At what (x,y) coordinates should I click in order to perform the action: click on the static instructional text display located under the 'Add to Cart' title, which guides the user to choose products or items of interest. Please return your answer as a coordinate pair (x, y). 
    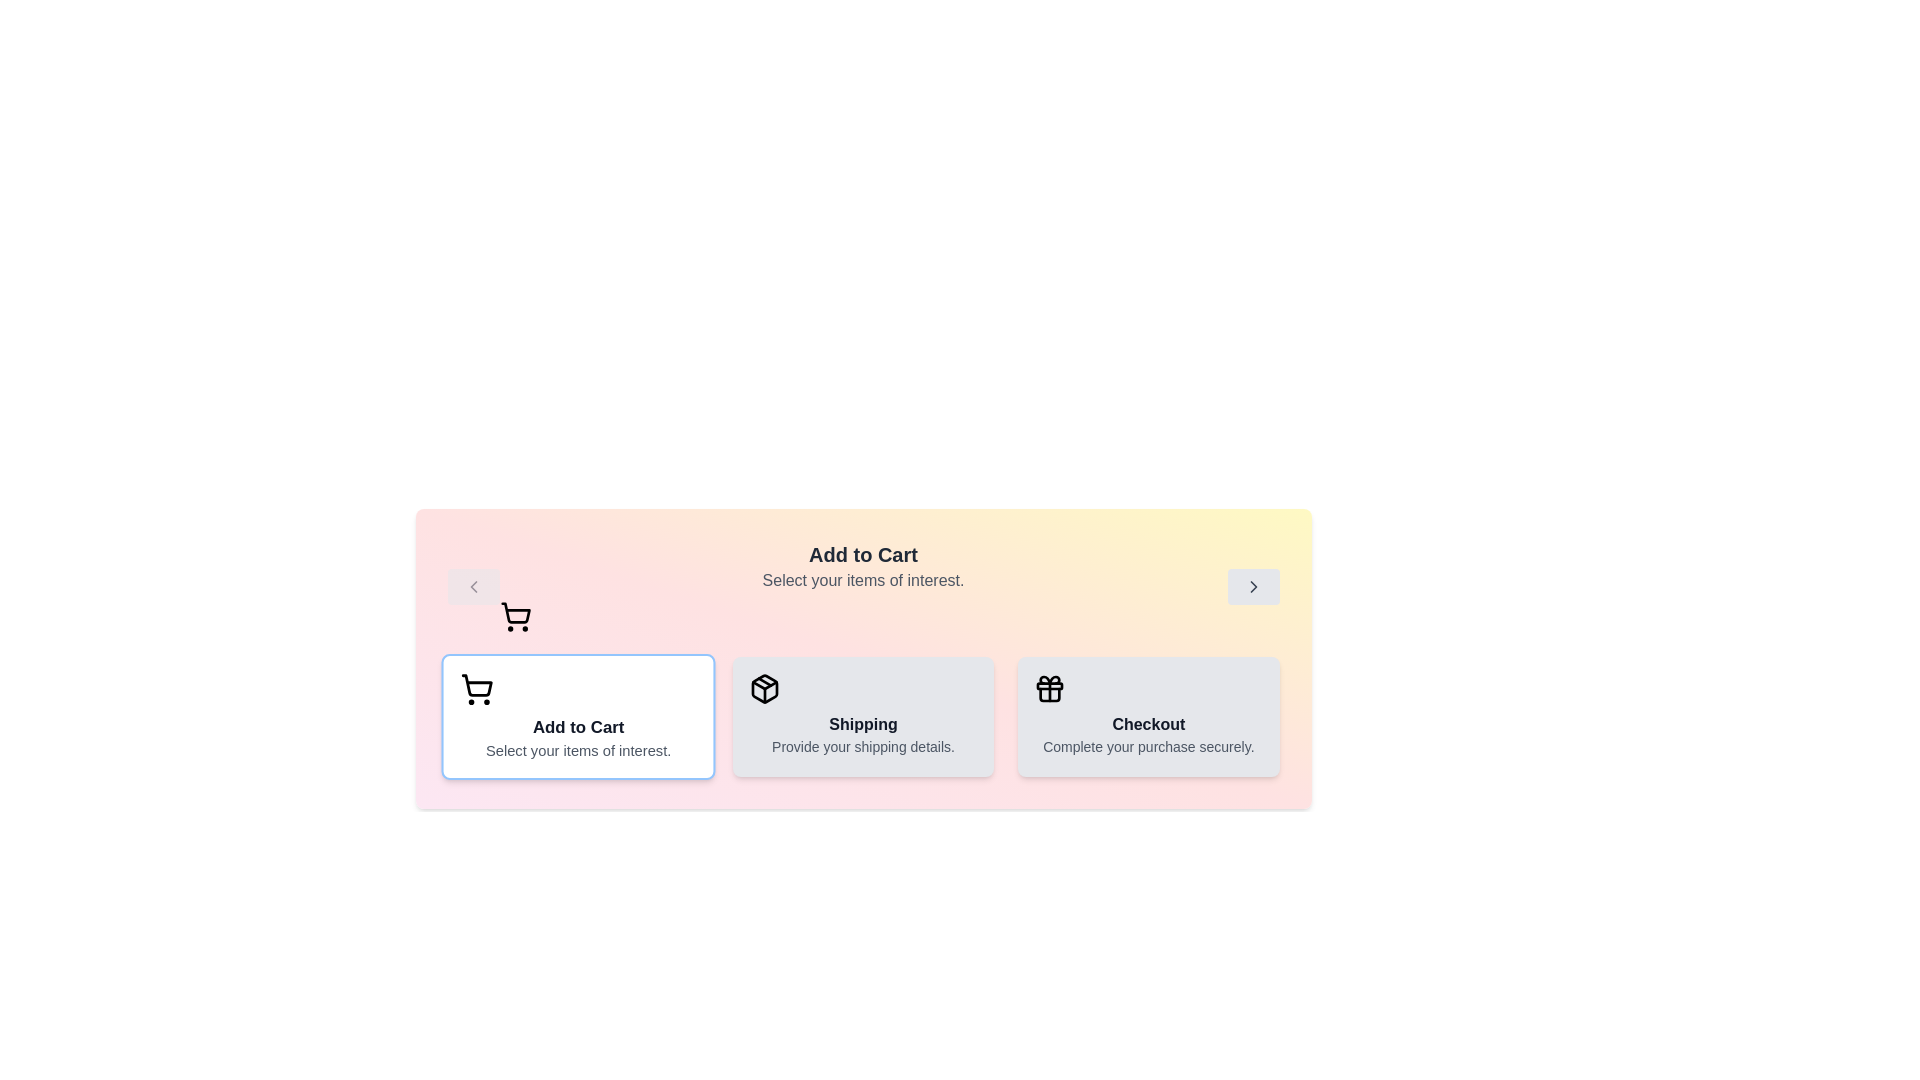
    Looking at the image, I should click on (863, 581).